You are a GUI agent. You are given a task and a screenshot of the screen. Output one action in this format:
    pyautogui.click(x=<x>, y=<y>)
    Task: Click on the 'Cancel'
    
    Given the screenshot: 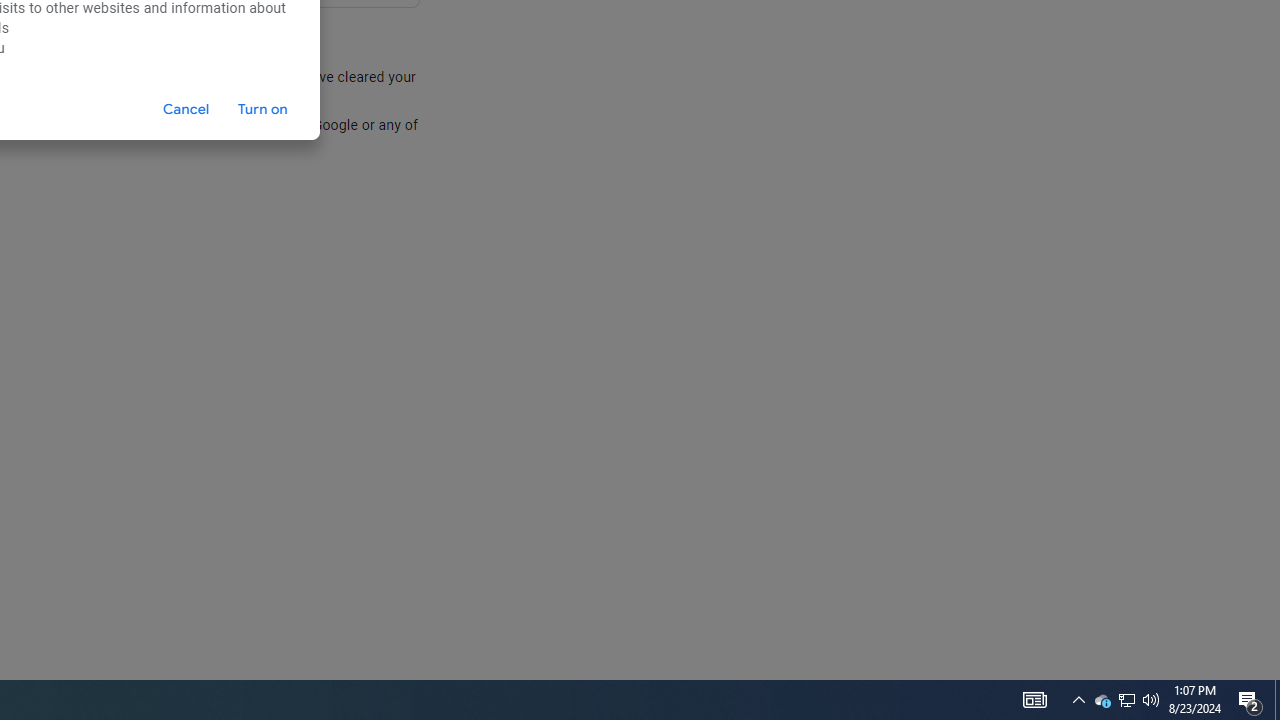 What is the action you would take?
    pyautogui.click(x=186, y=109)
    